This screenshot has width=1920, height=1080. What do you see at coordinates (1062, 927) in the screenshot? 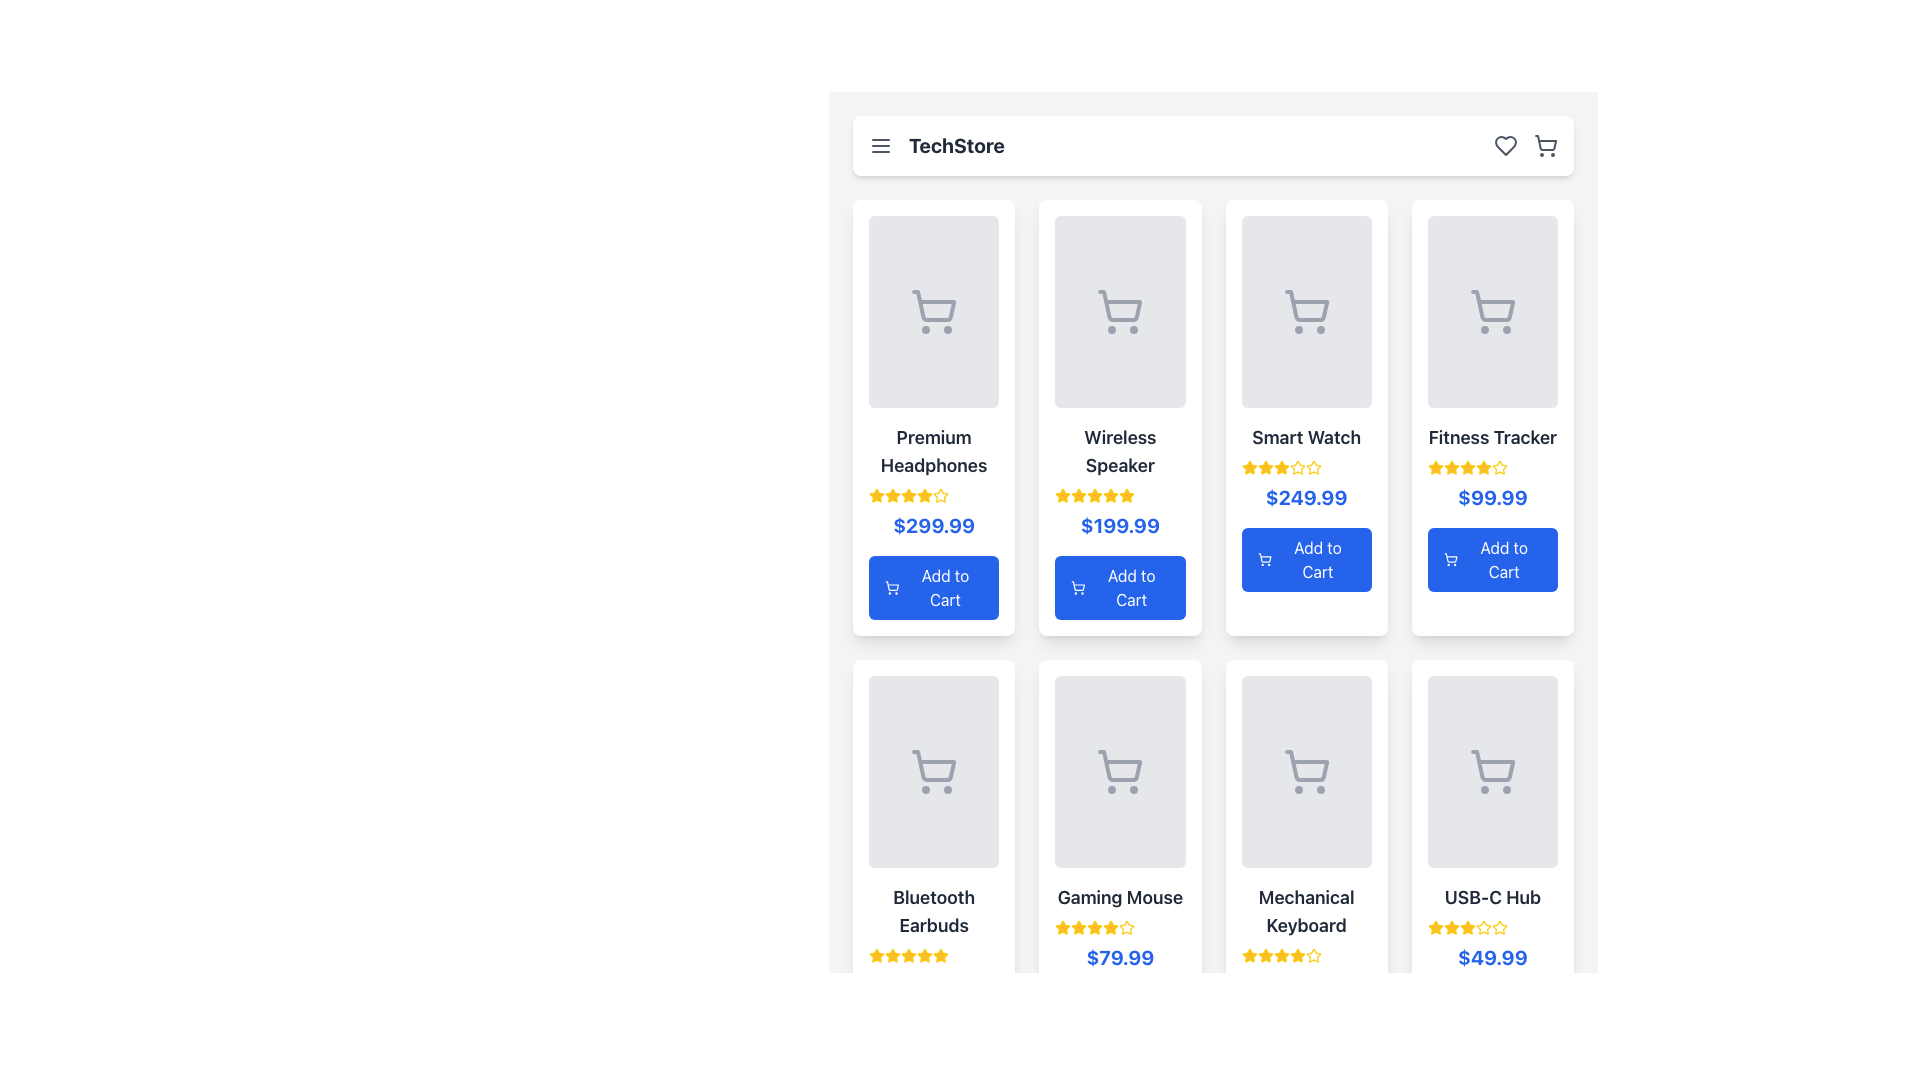
I see `the yellow star-shaped rating icon located in the review section of the 'Gaming Mouse' product card, positioned centrally beneath the product image and above the price` at bounding box center [1062, 927].